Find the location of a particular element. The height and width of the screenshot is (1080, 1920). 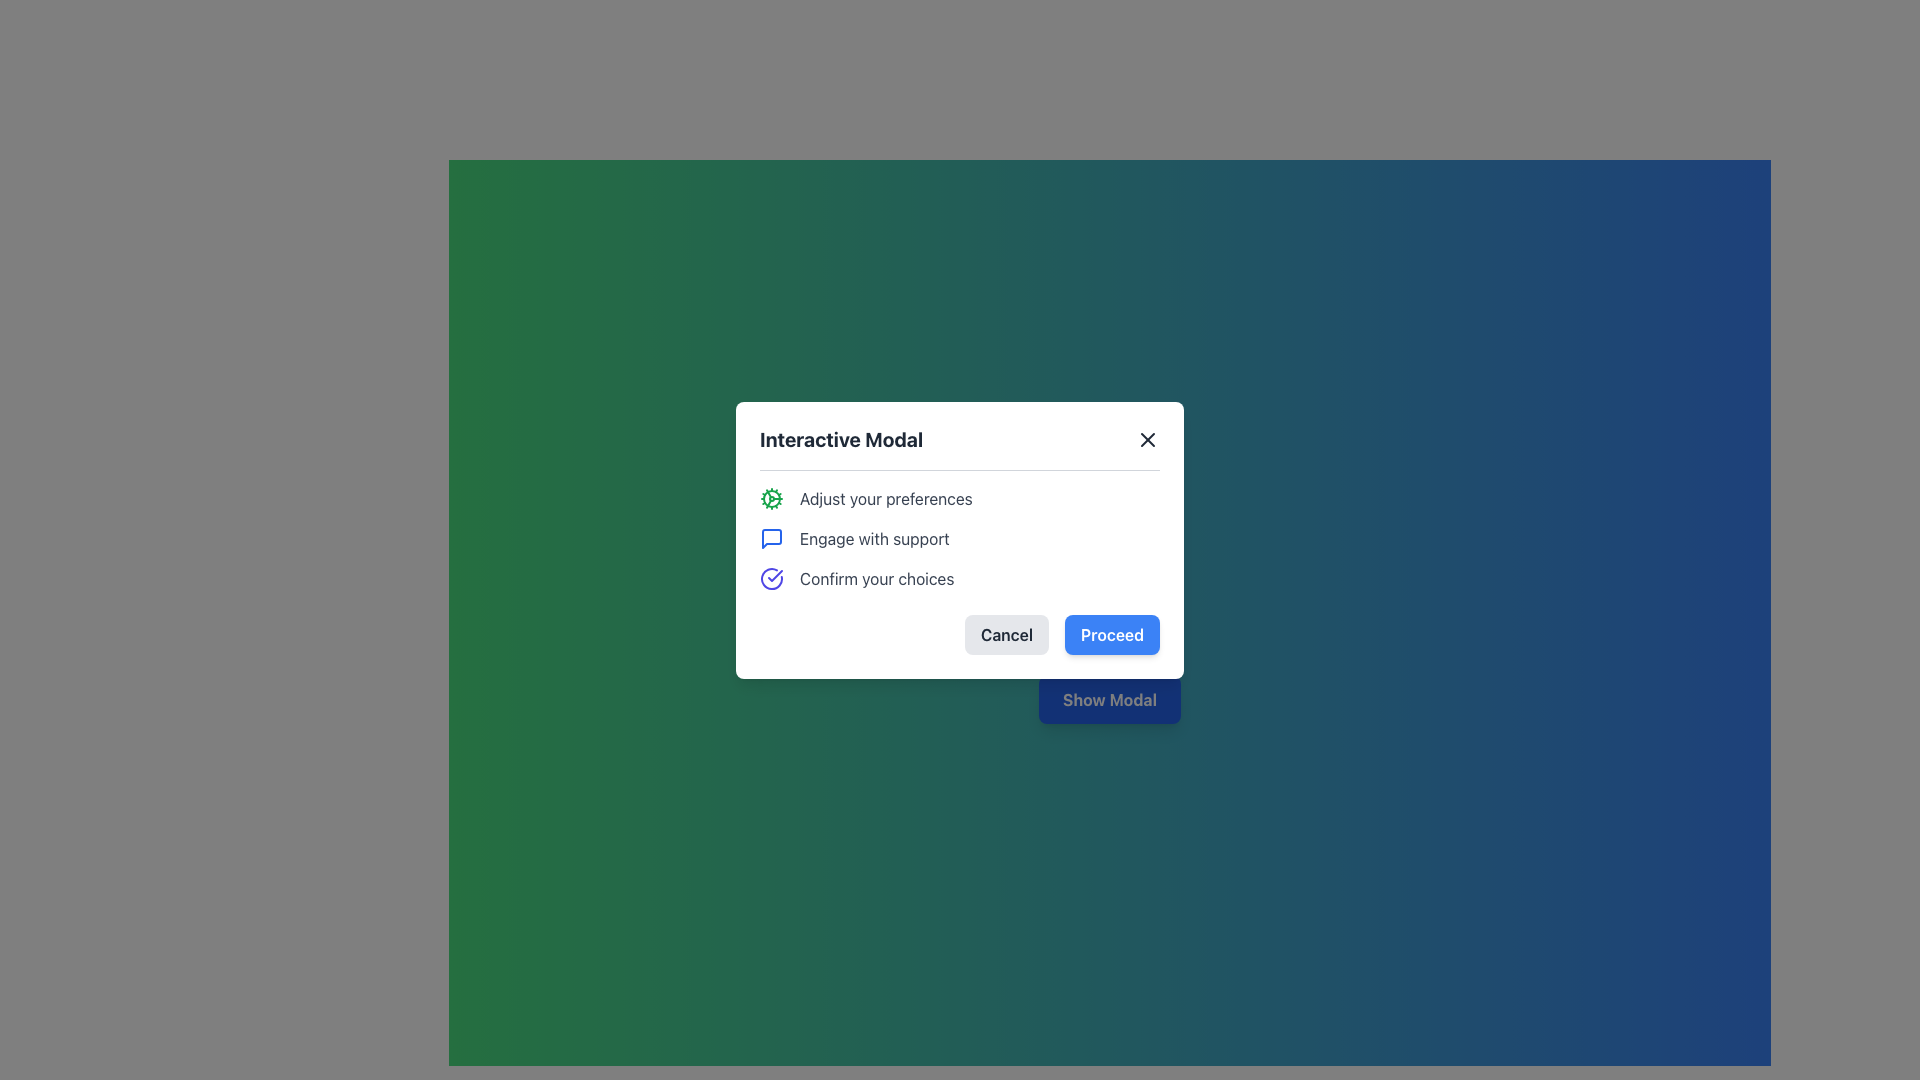

the close button located in the top-right corner of the modal header, next to the title 'Interactive Modal' is located at coordinates (1147, 438).